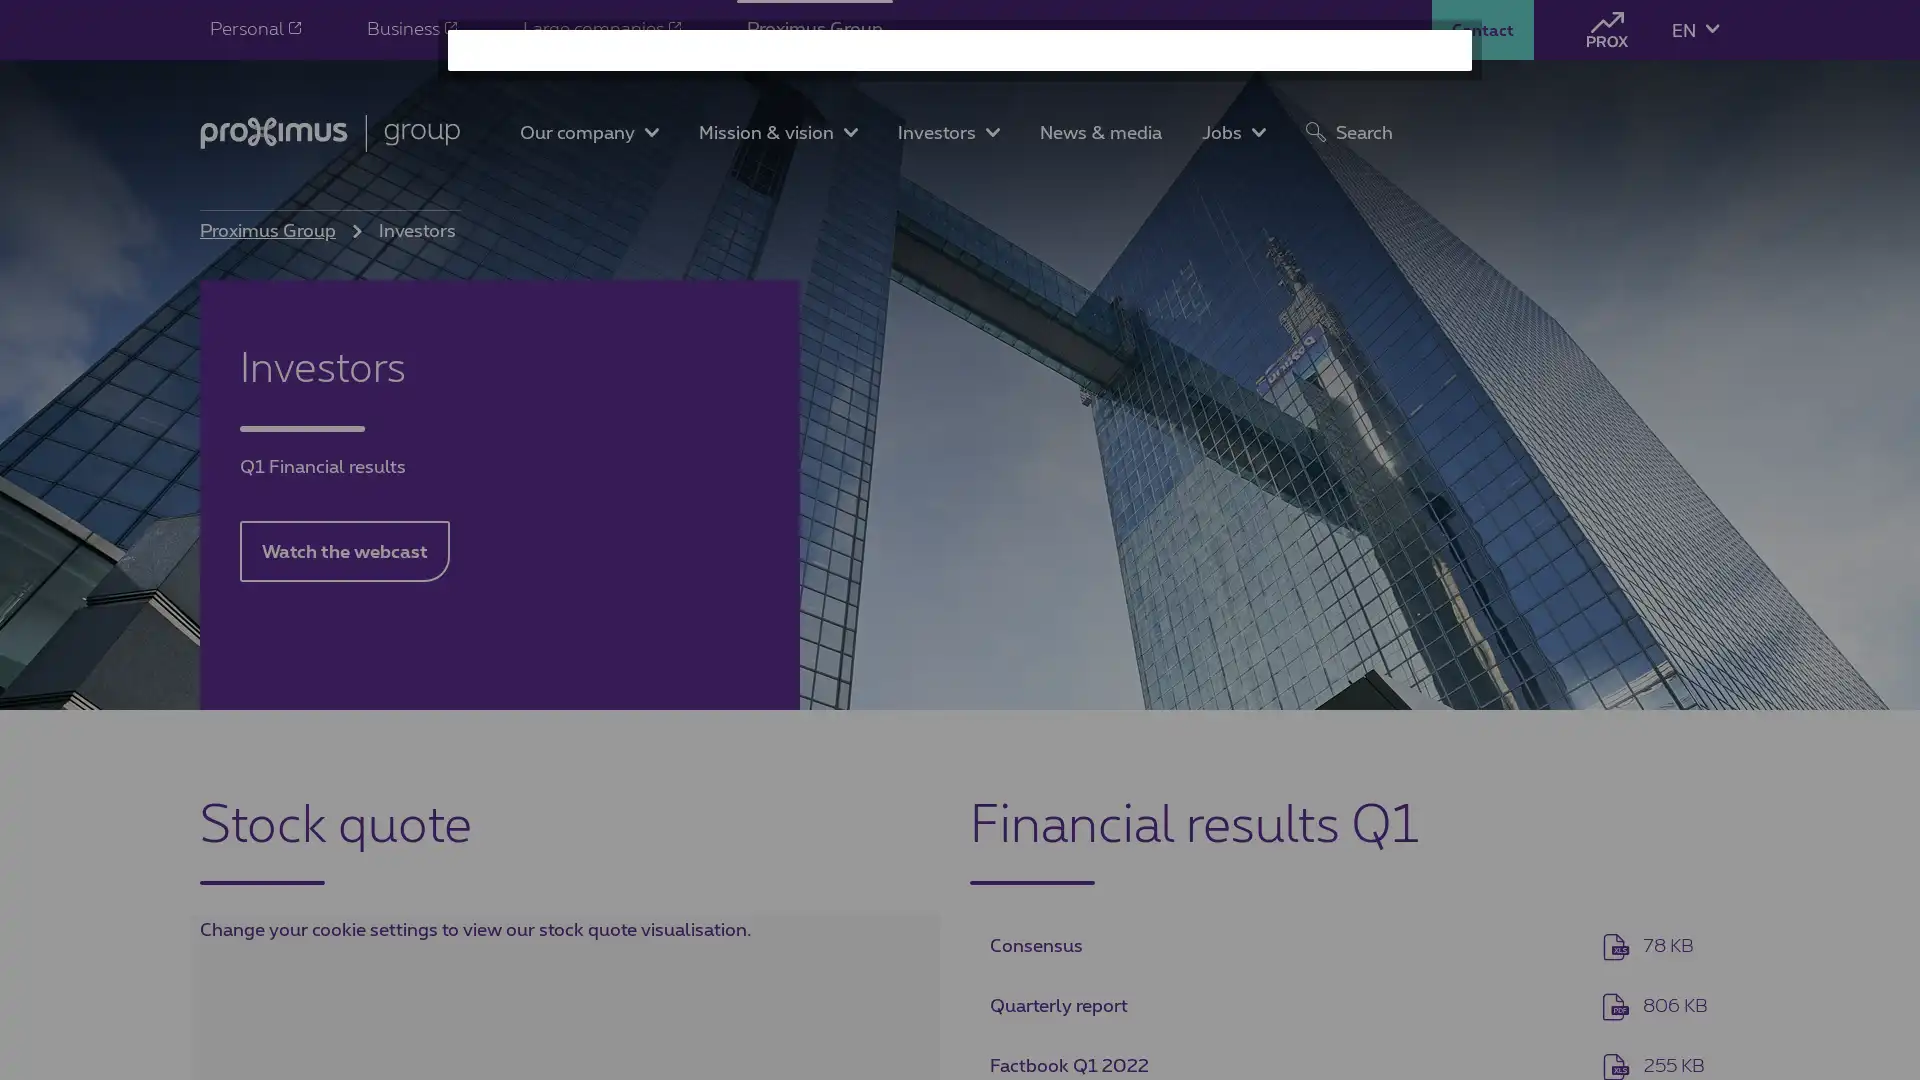 The width and height of the screenshot is (1920, 1080). Describe the element at coordinates (1652, 231) in the screenshot. I see `Search` at that location.